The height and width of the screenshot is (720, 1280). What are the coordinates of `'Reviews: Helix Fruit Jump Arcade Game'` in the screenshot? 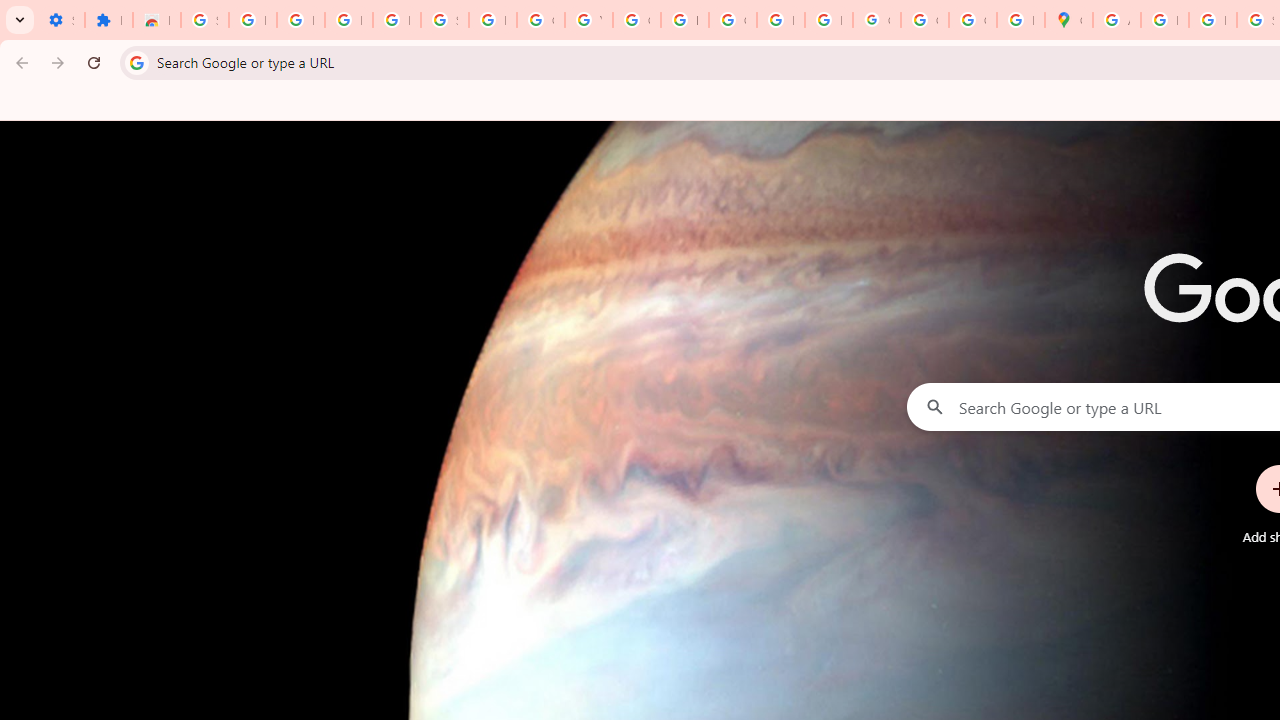 It's located at (155, 20).